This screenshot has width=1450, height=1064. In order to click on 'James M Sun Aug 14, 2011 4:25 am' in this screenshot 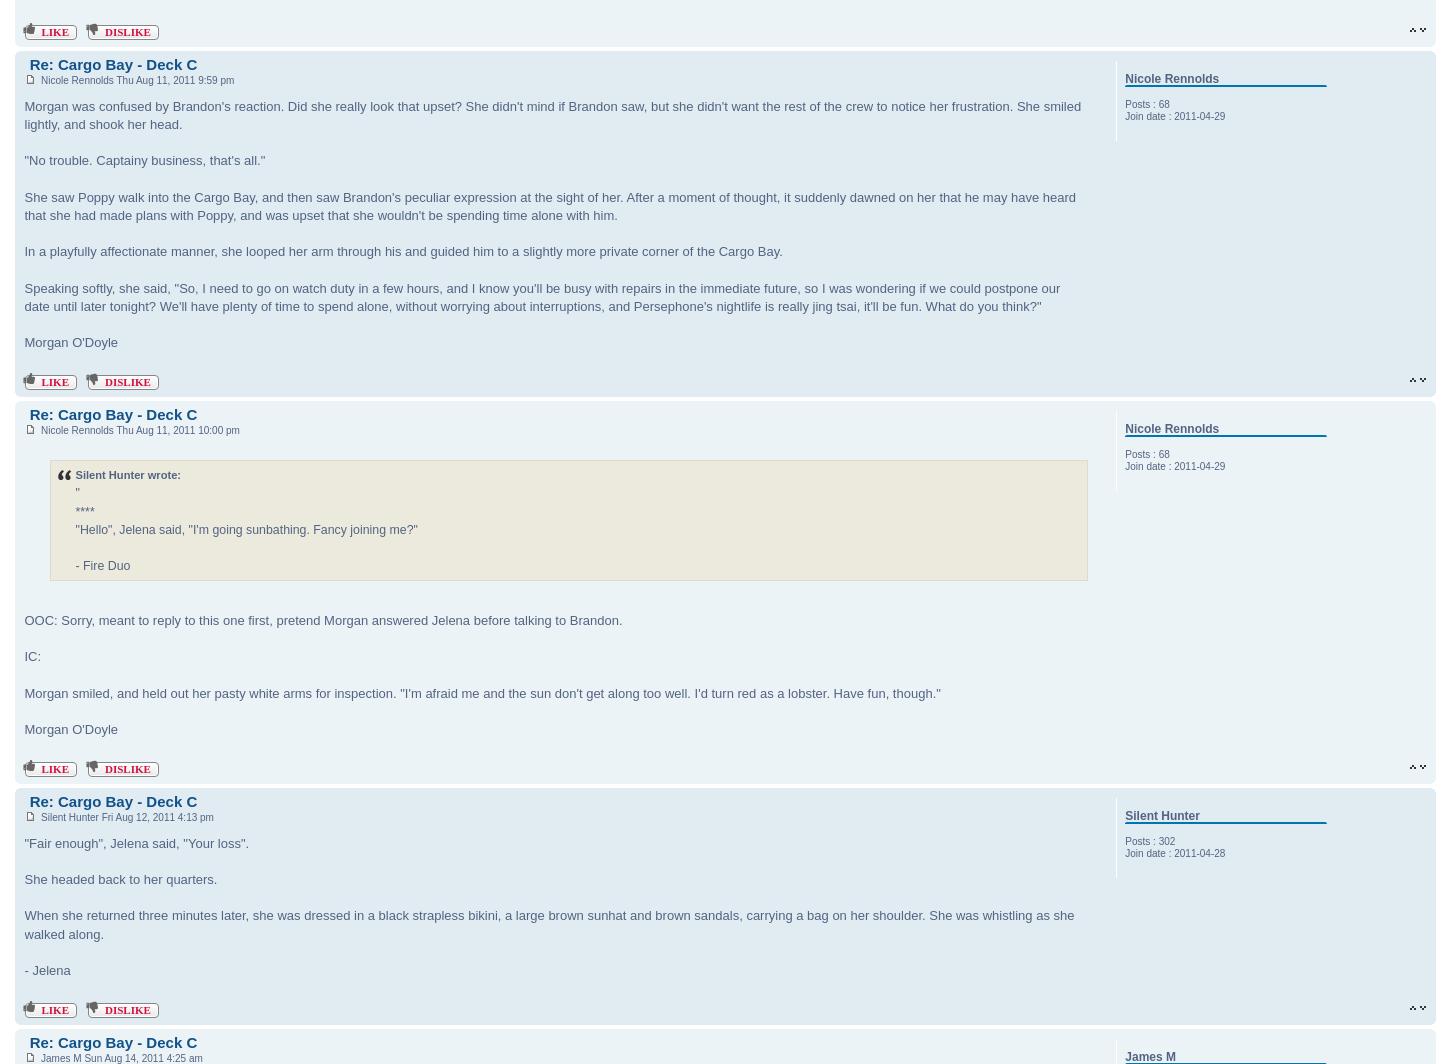, I will do `click(118, 1057)`.